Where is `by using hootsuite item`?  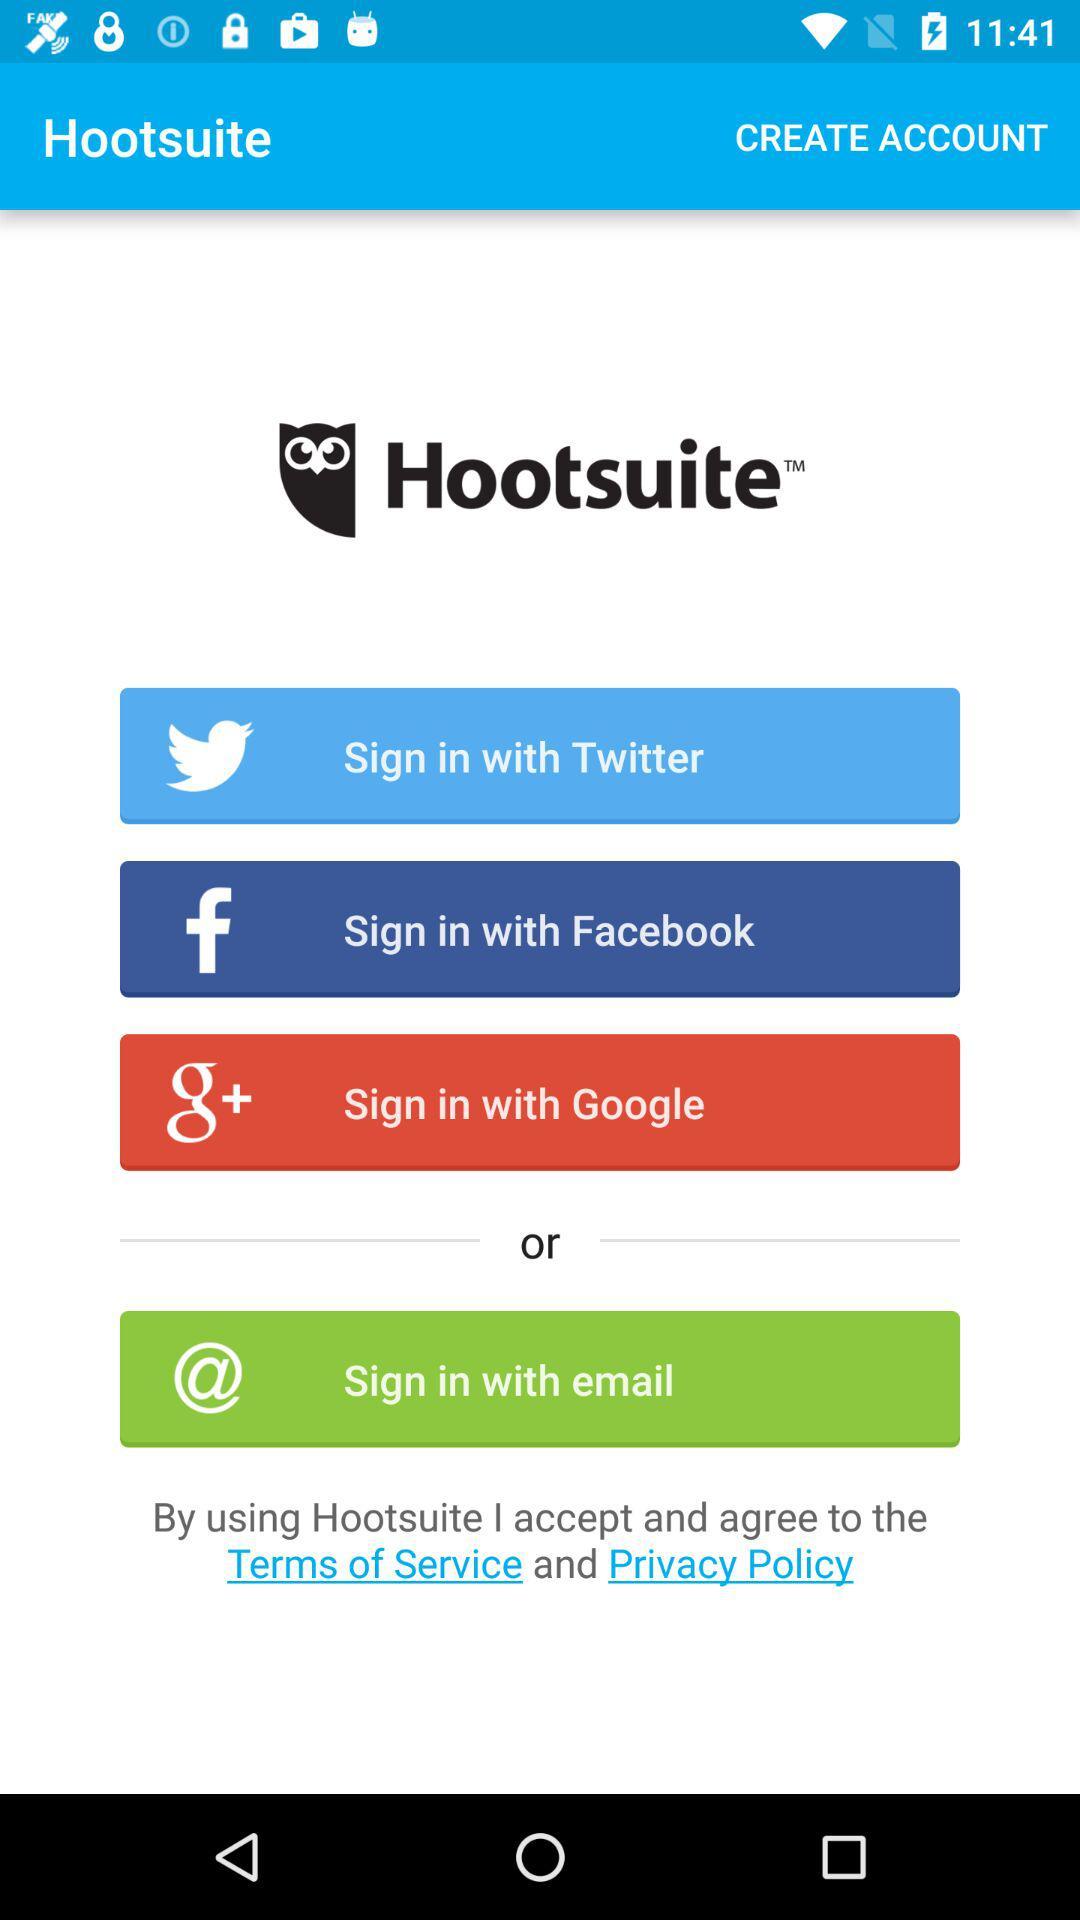
by using hootsuite item is located at coordinates (540, 1538).